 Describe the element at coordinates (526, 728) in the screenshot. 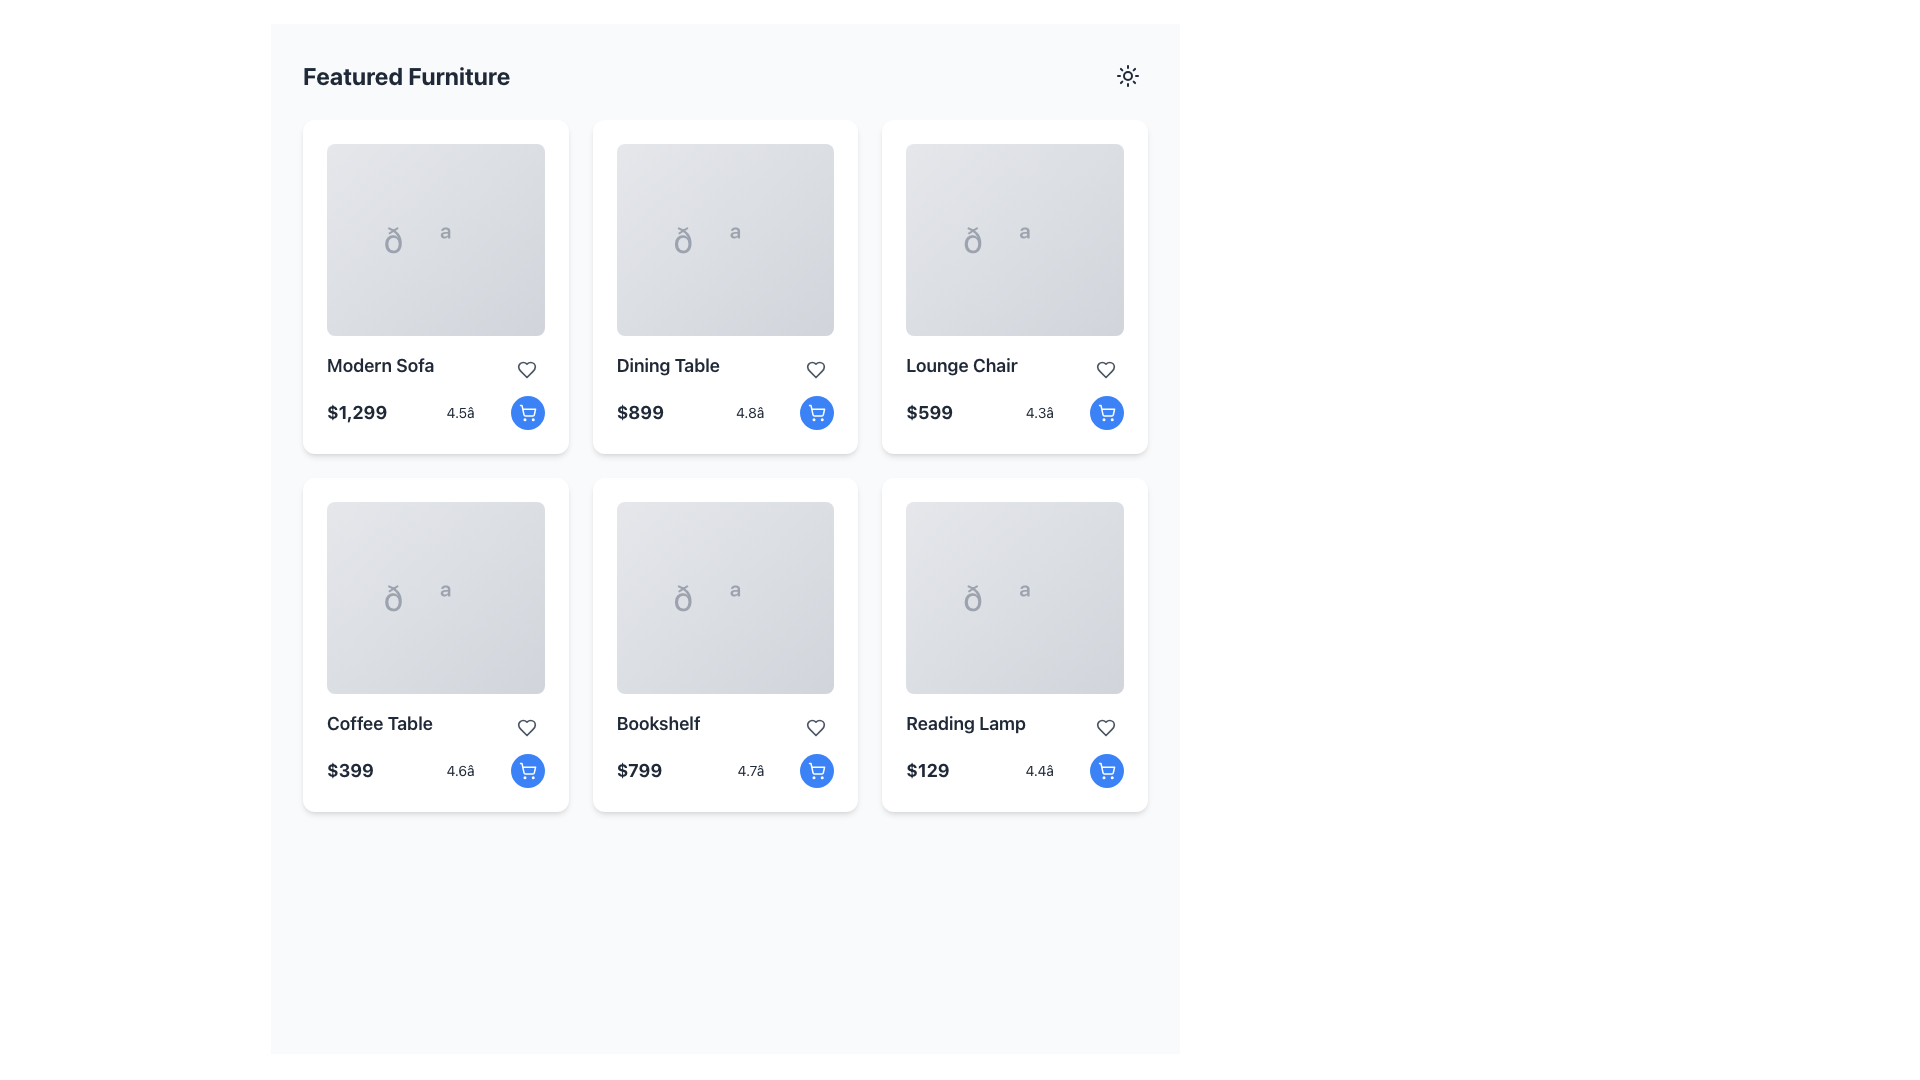

I see `the heart-shaped icon button used to indicate a 'favorite' or 'like' action, located in the top-right corner of the 'Coffee Table' product card` at that location.